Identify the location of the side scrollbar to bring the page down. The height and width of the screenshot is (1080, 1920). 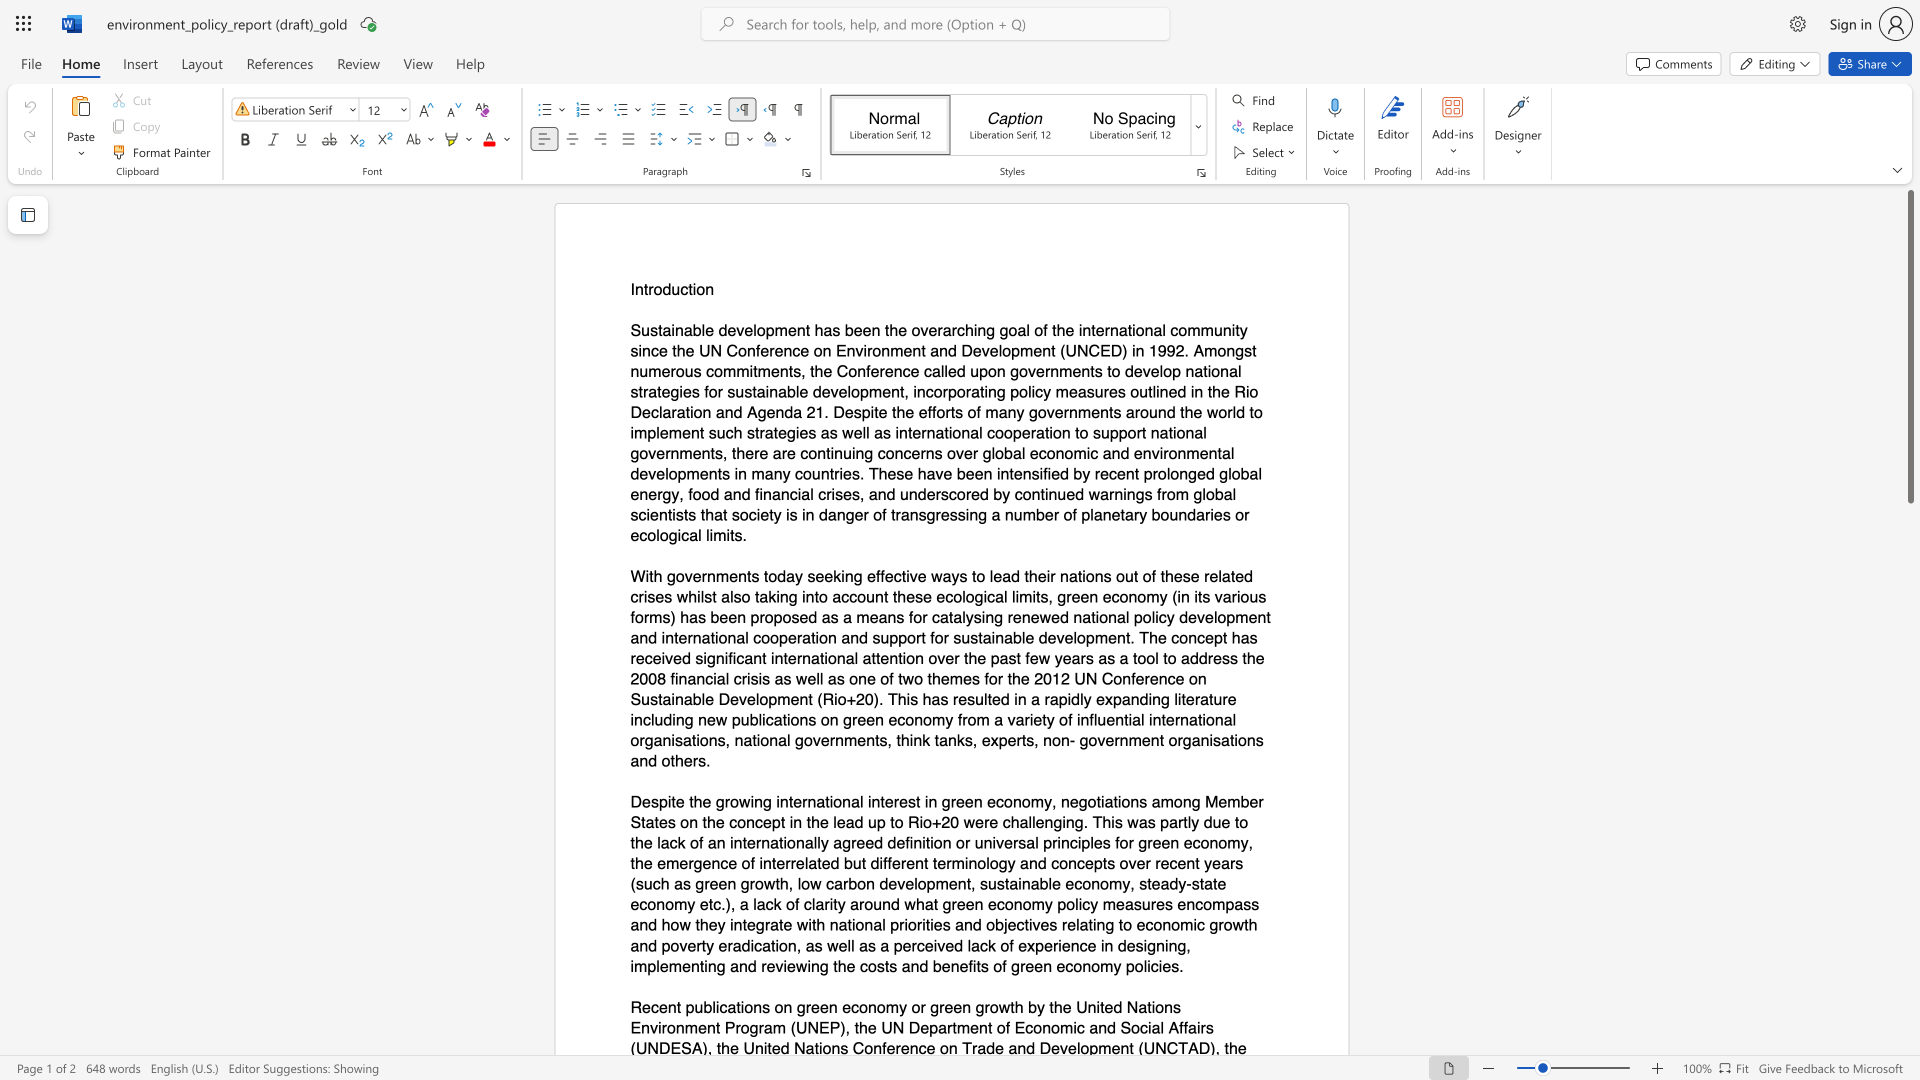
(1909, 528).